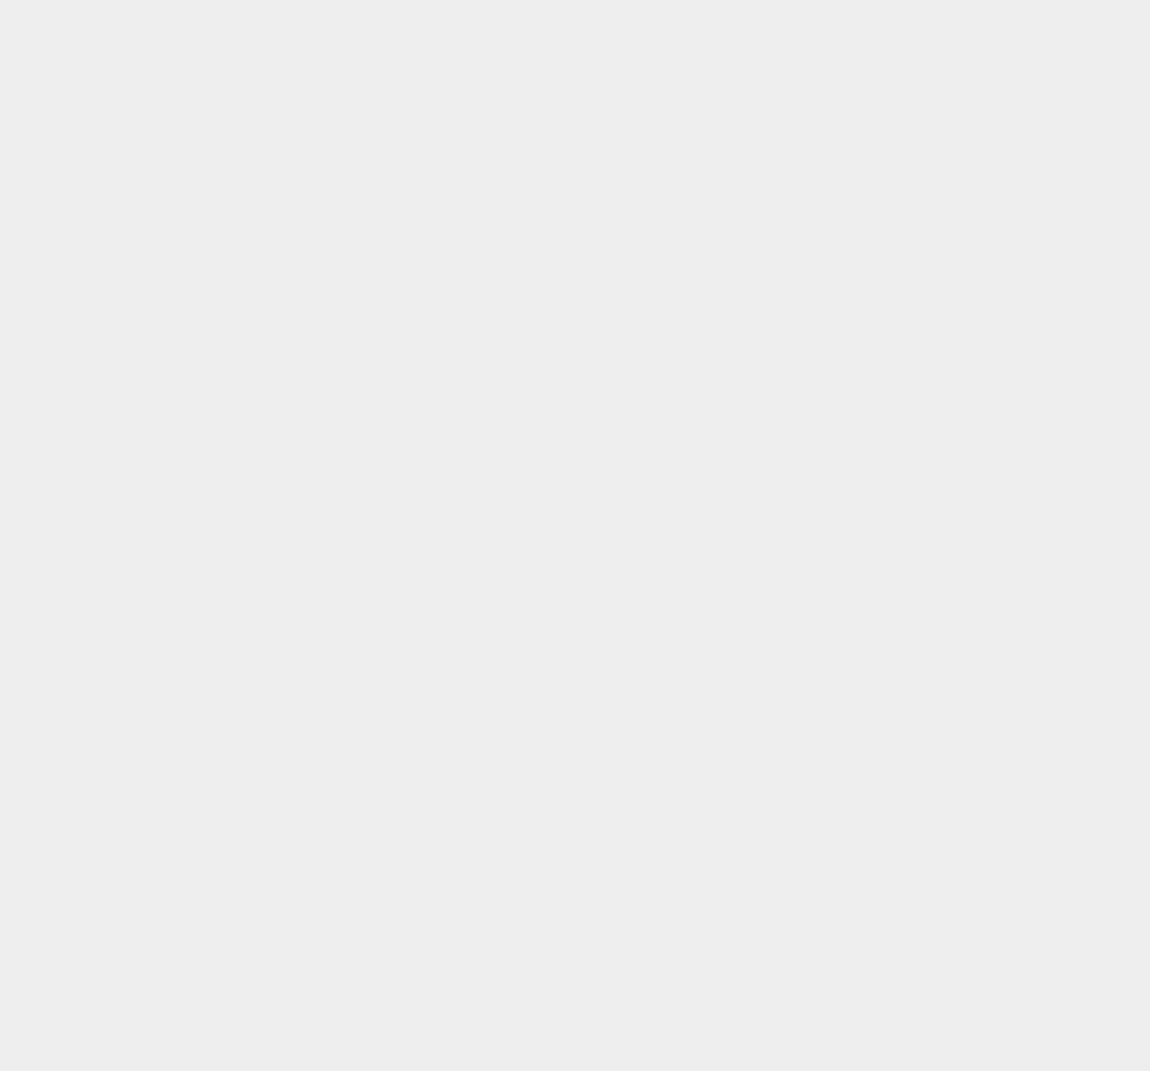 The height and width of the screenshot is (1071, 1150). I want to click on 'macOS High Sierra', so click(871, 846).